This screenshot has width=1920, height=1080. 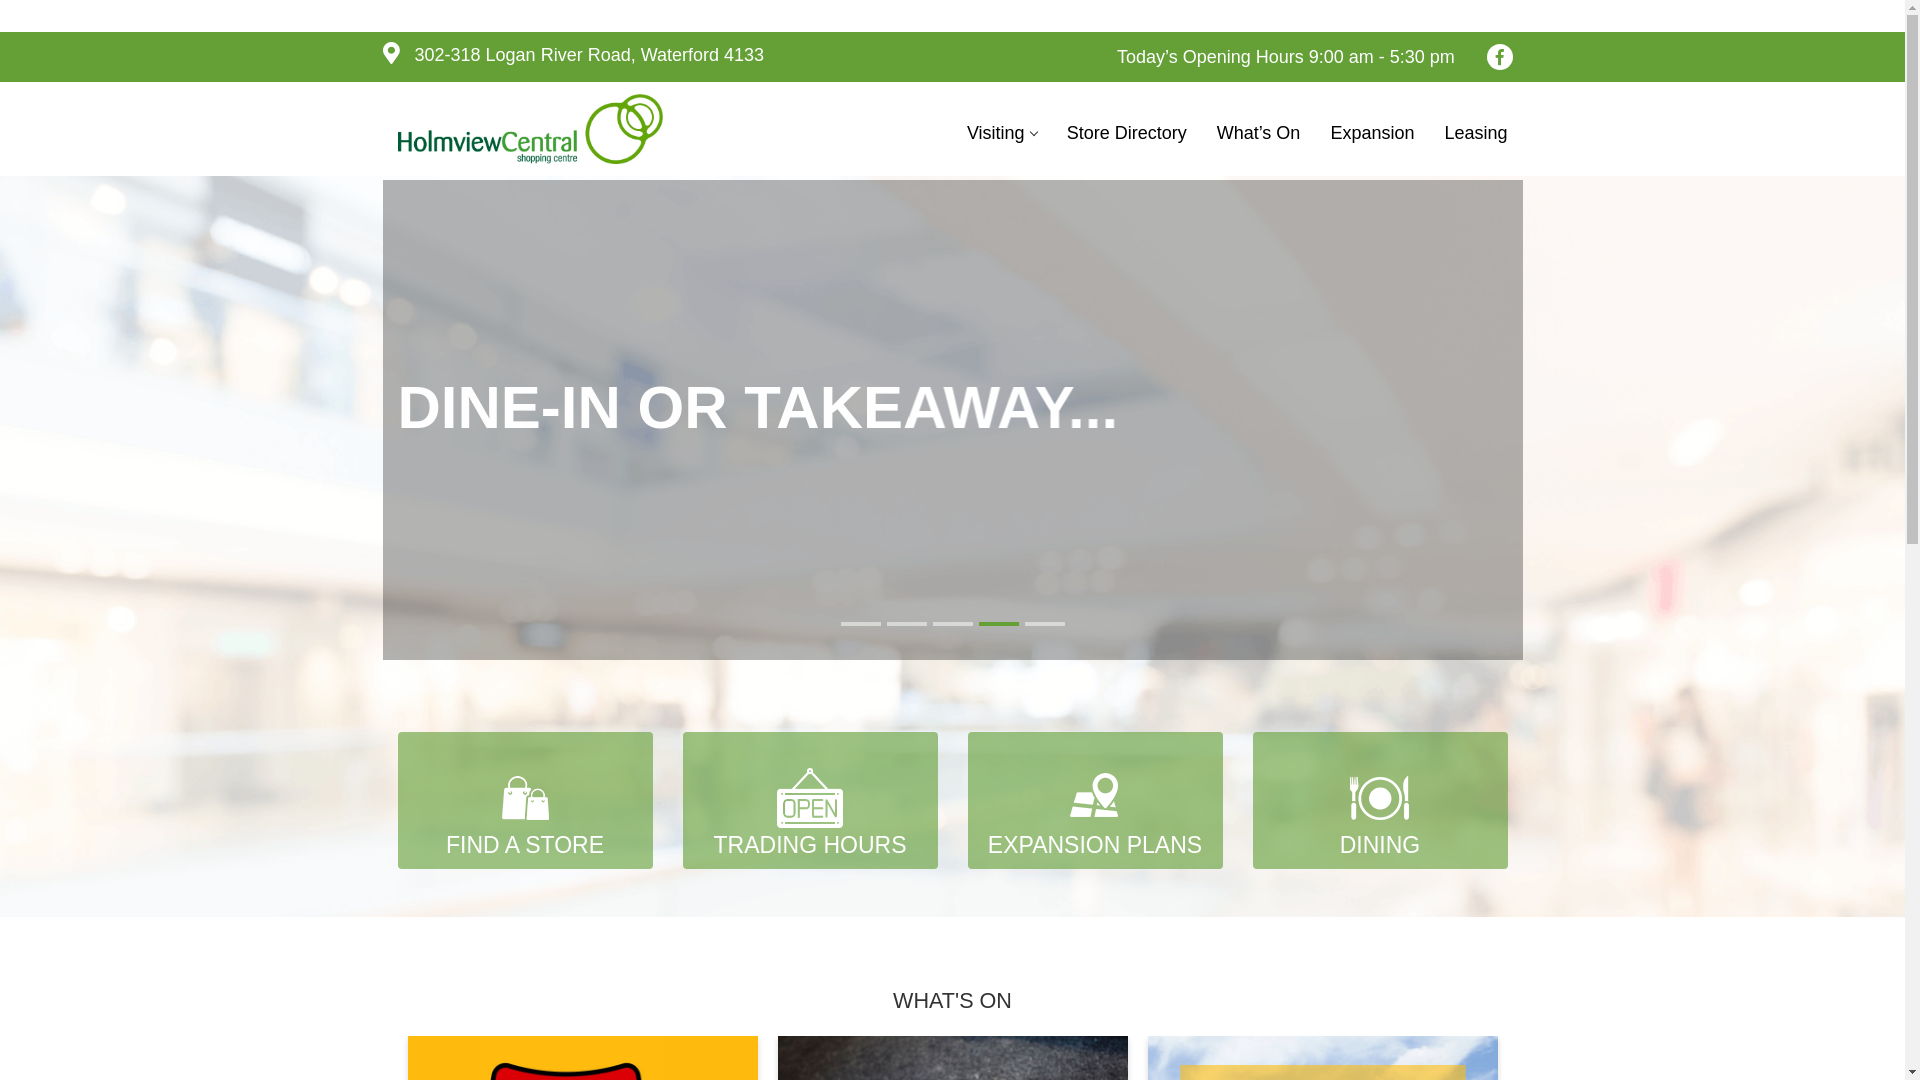 What do you see at coordinates (1002, 131) in the screenshot?
I see `'Visiting'` at bounding box center [1002, 131].